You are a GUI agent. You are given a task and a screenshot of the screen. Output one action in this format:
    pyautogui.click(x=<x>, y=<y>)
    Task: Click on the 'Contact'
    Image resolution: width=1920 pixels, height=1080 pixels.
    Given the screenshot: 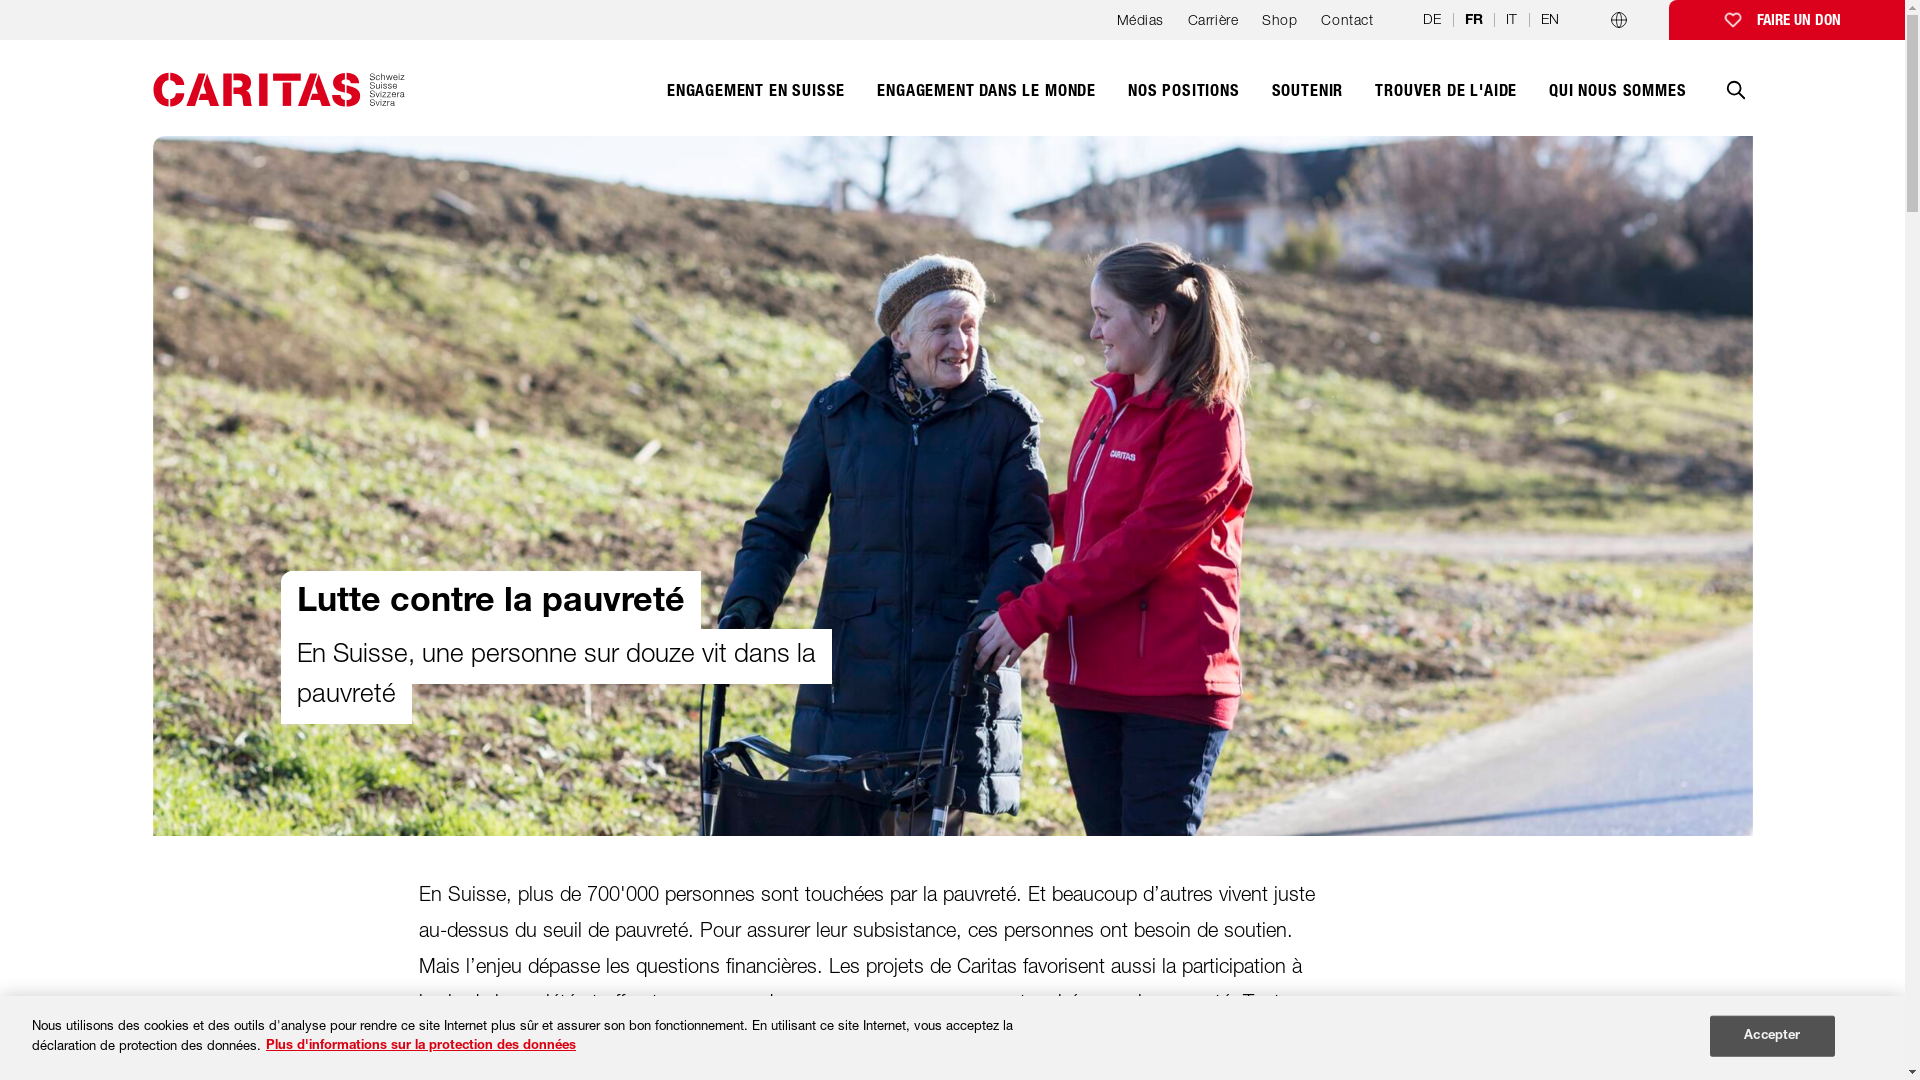 What is the action you would take?
    pyautogui.click(x=1320, y=26)
    